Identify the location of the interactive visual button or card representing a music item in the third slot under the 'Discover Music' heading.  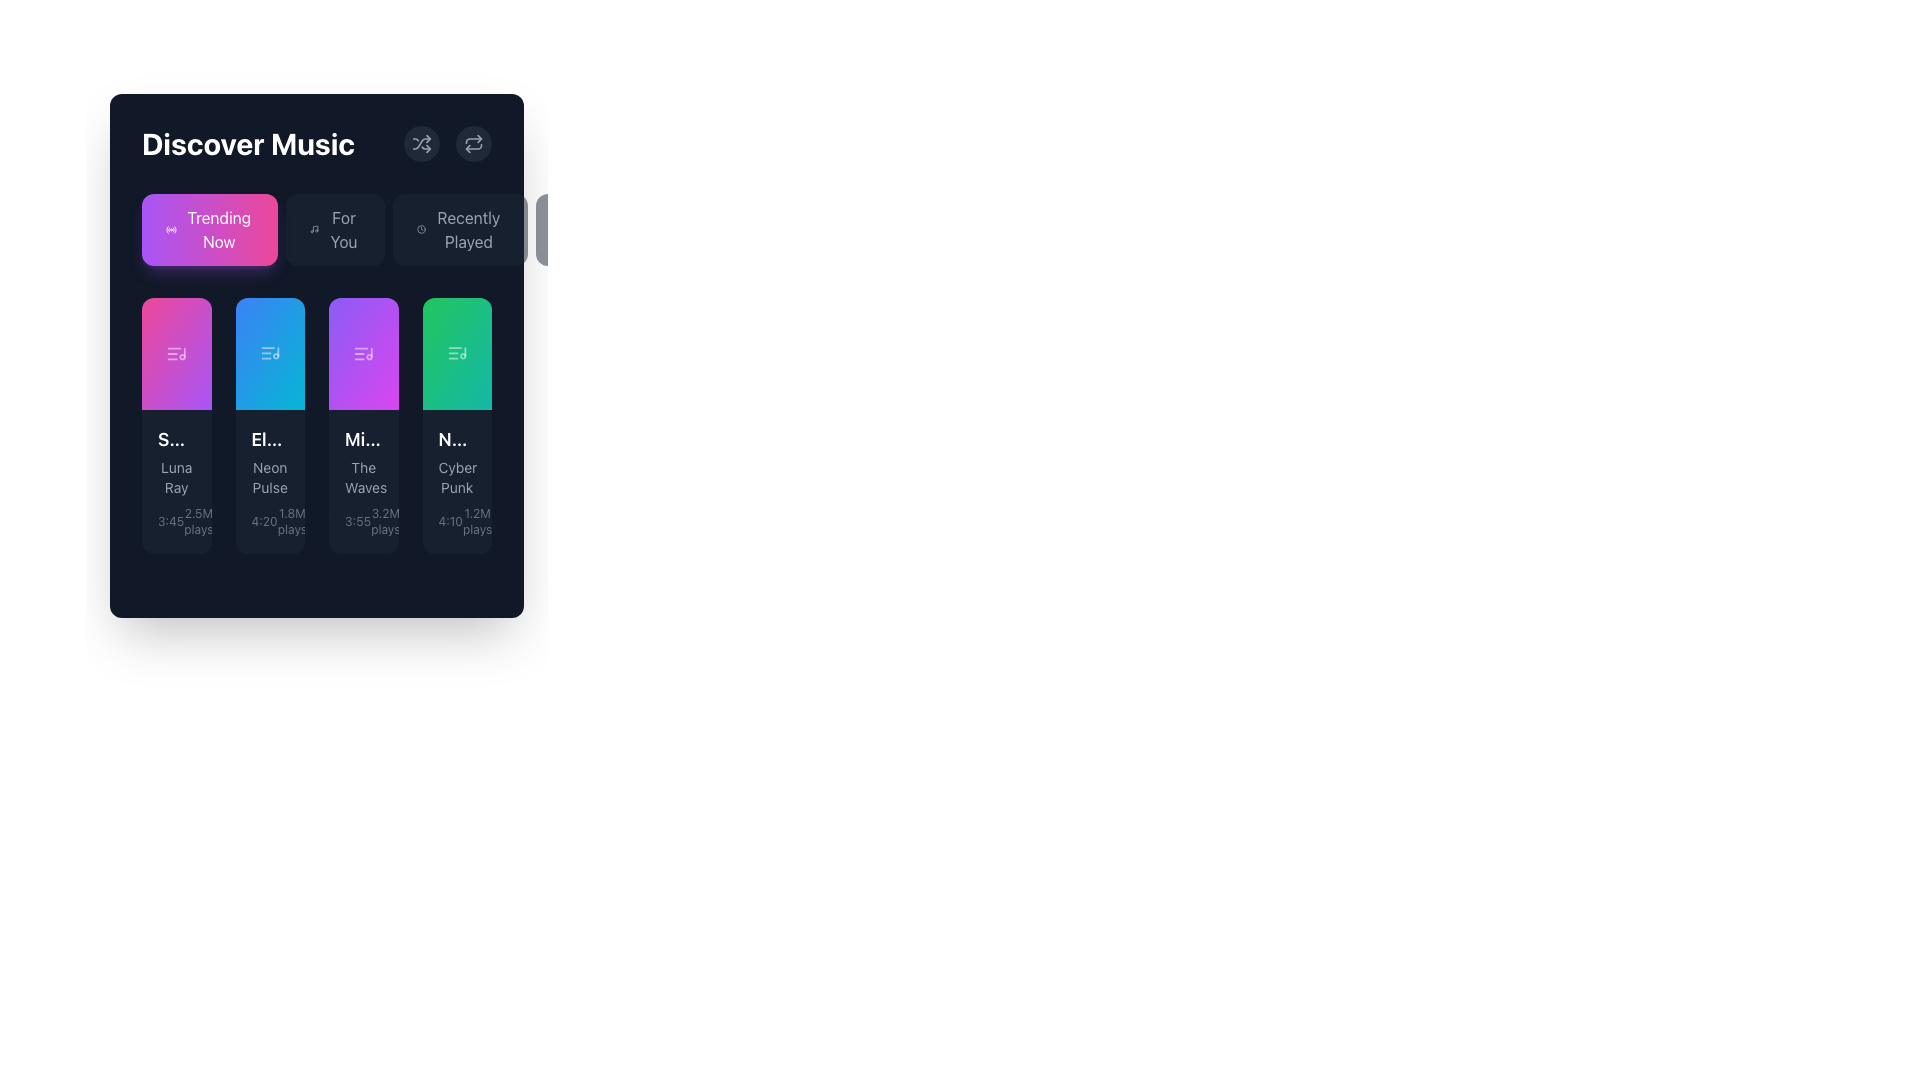
(363, 353).